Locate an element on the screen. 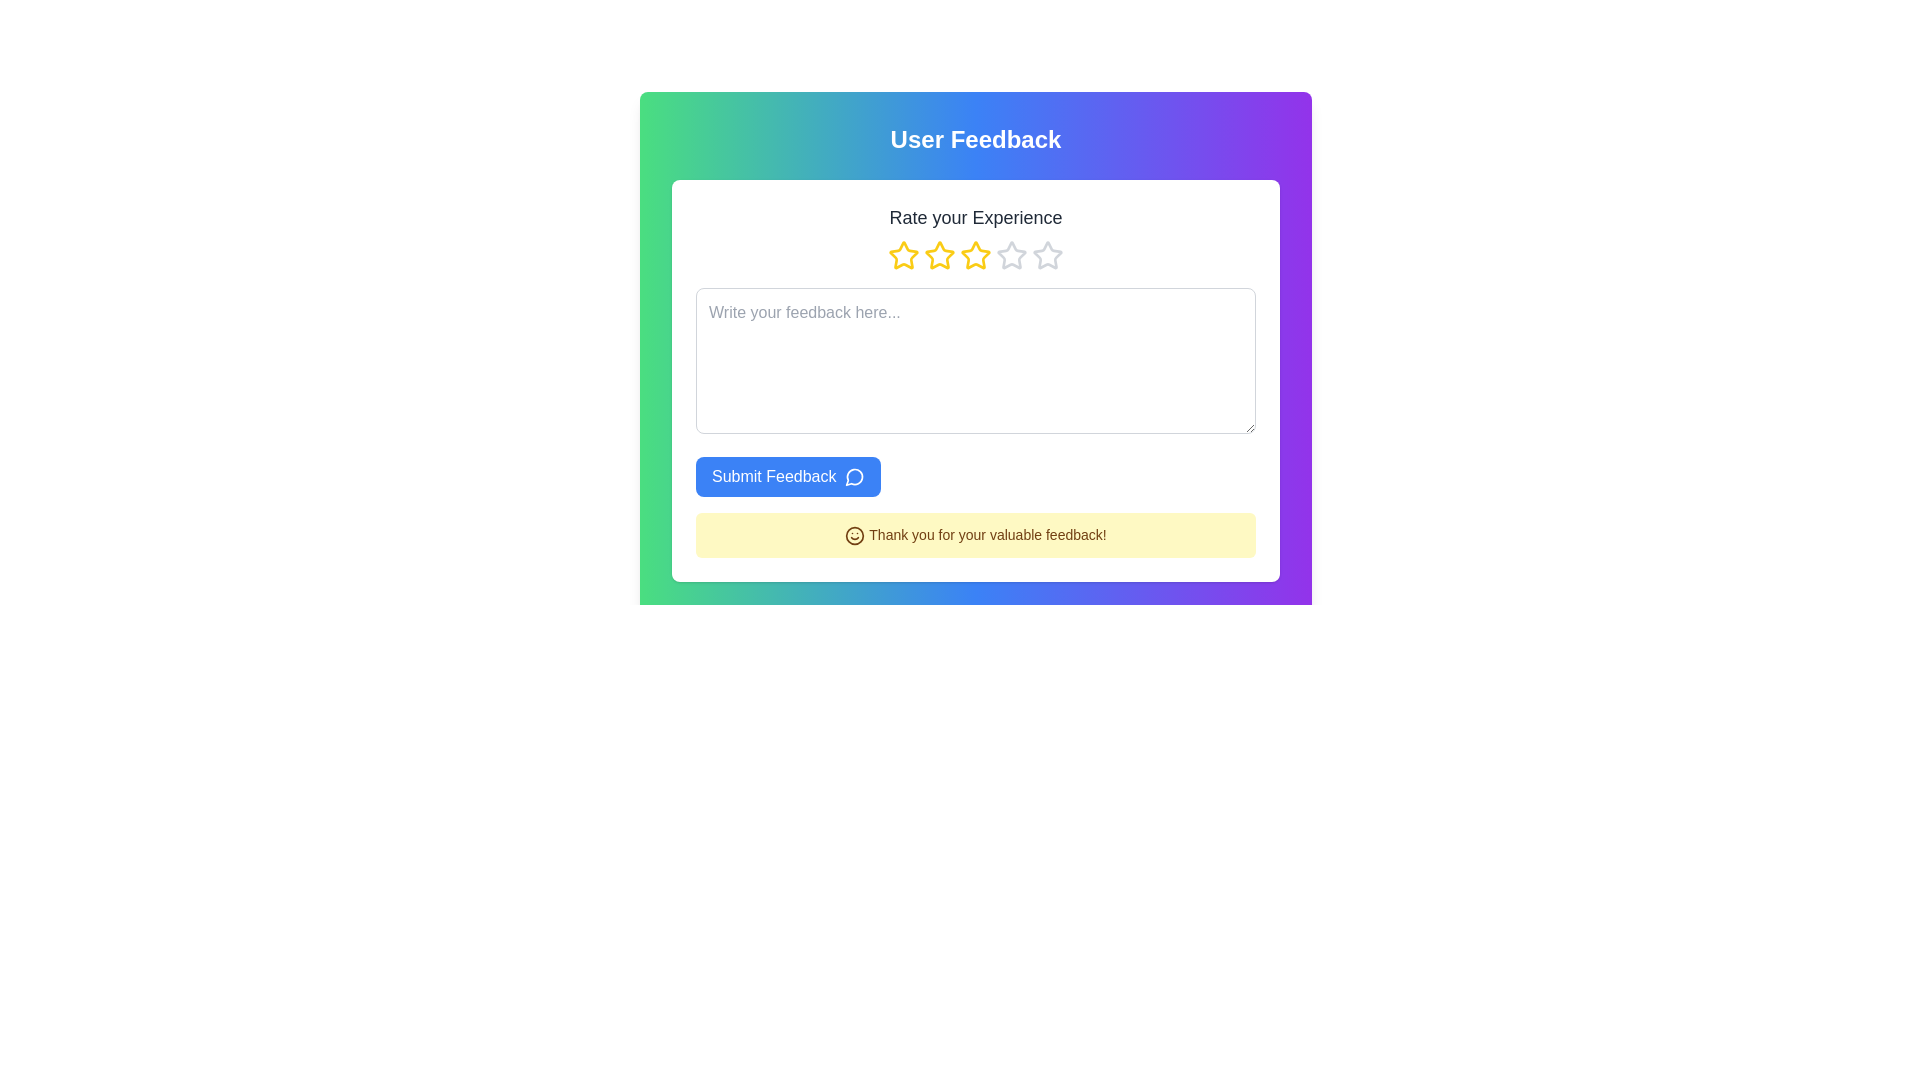 Image resolution: width=1920 pixels, height=1080 pixels. the 'Rate your Experience' text label, which is bold and centrally aligned below the 'User Feedback' heading is located at coordinates (975, 218).